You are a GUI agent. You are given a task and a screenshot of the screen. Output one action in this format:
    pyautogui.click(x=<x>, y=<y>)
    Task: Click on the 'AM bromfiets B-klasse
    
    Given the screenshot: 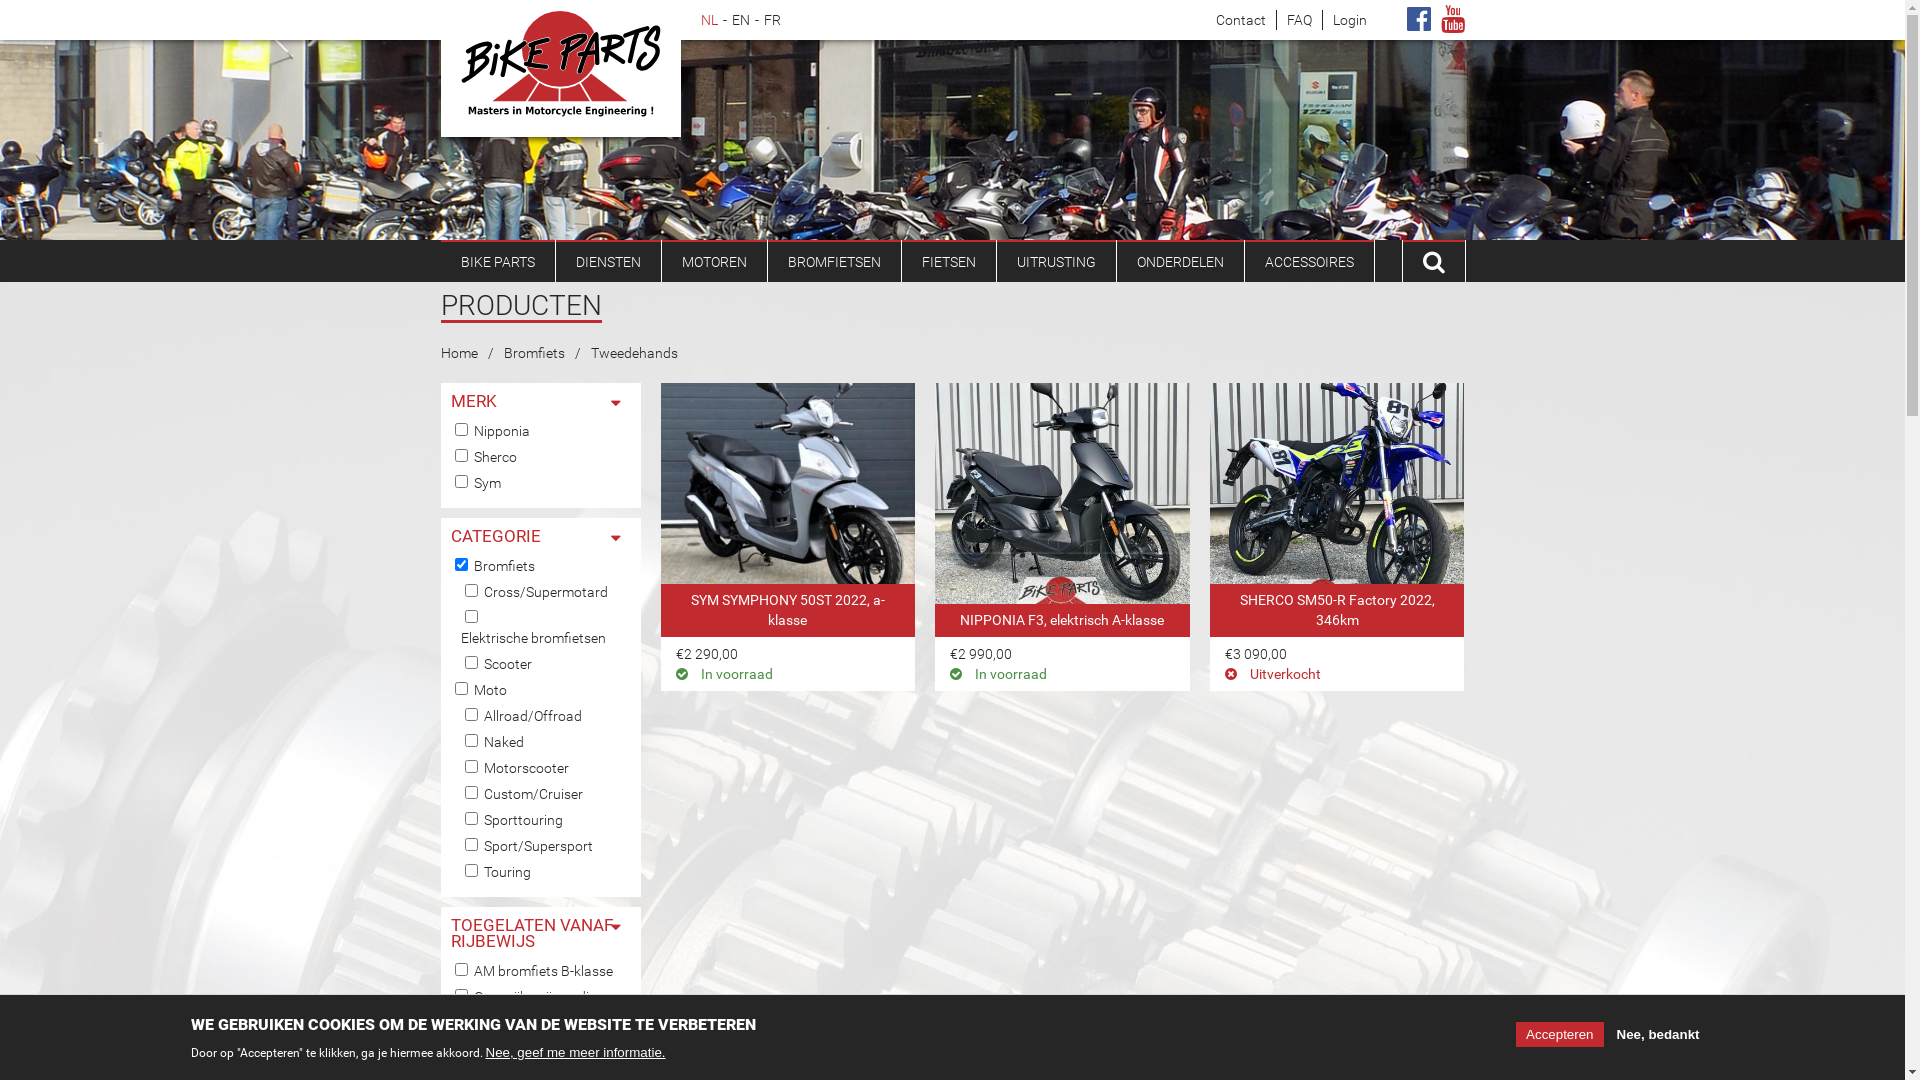 What is the action you would take?
    pyautogui.click(x=473, y=970)
    